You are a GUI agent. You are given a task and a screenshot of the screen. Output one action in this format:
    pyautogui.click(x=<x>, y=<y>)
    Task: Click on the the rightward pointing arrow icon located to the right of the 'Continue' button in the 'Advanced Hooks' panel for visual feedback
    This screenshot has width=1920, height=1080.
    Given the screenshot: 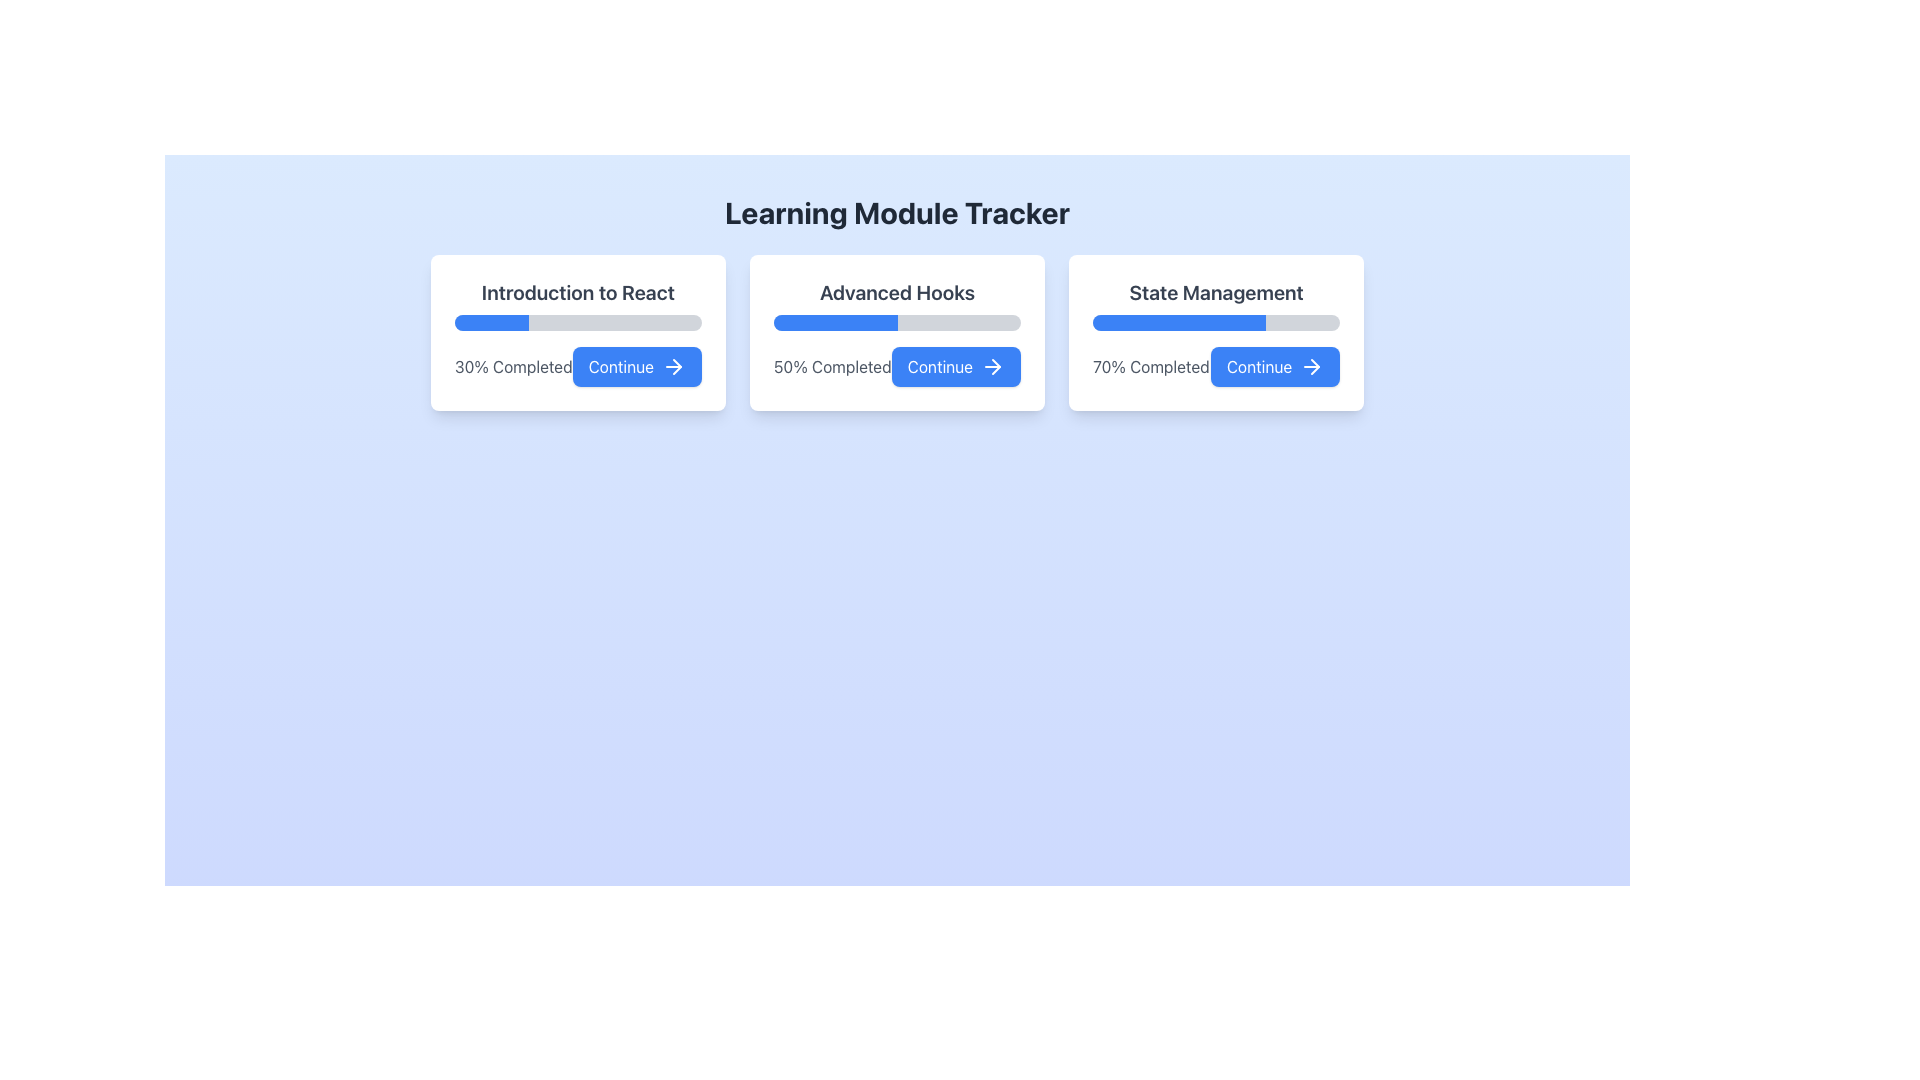 What is the action you would take?
    pyautogui.click(x=996, y=366)
    